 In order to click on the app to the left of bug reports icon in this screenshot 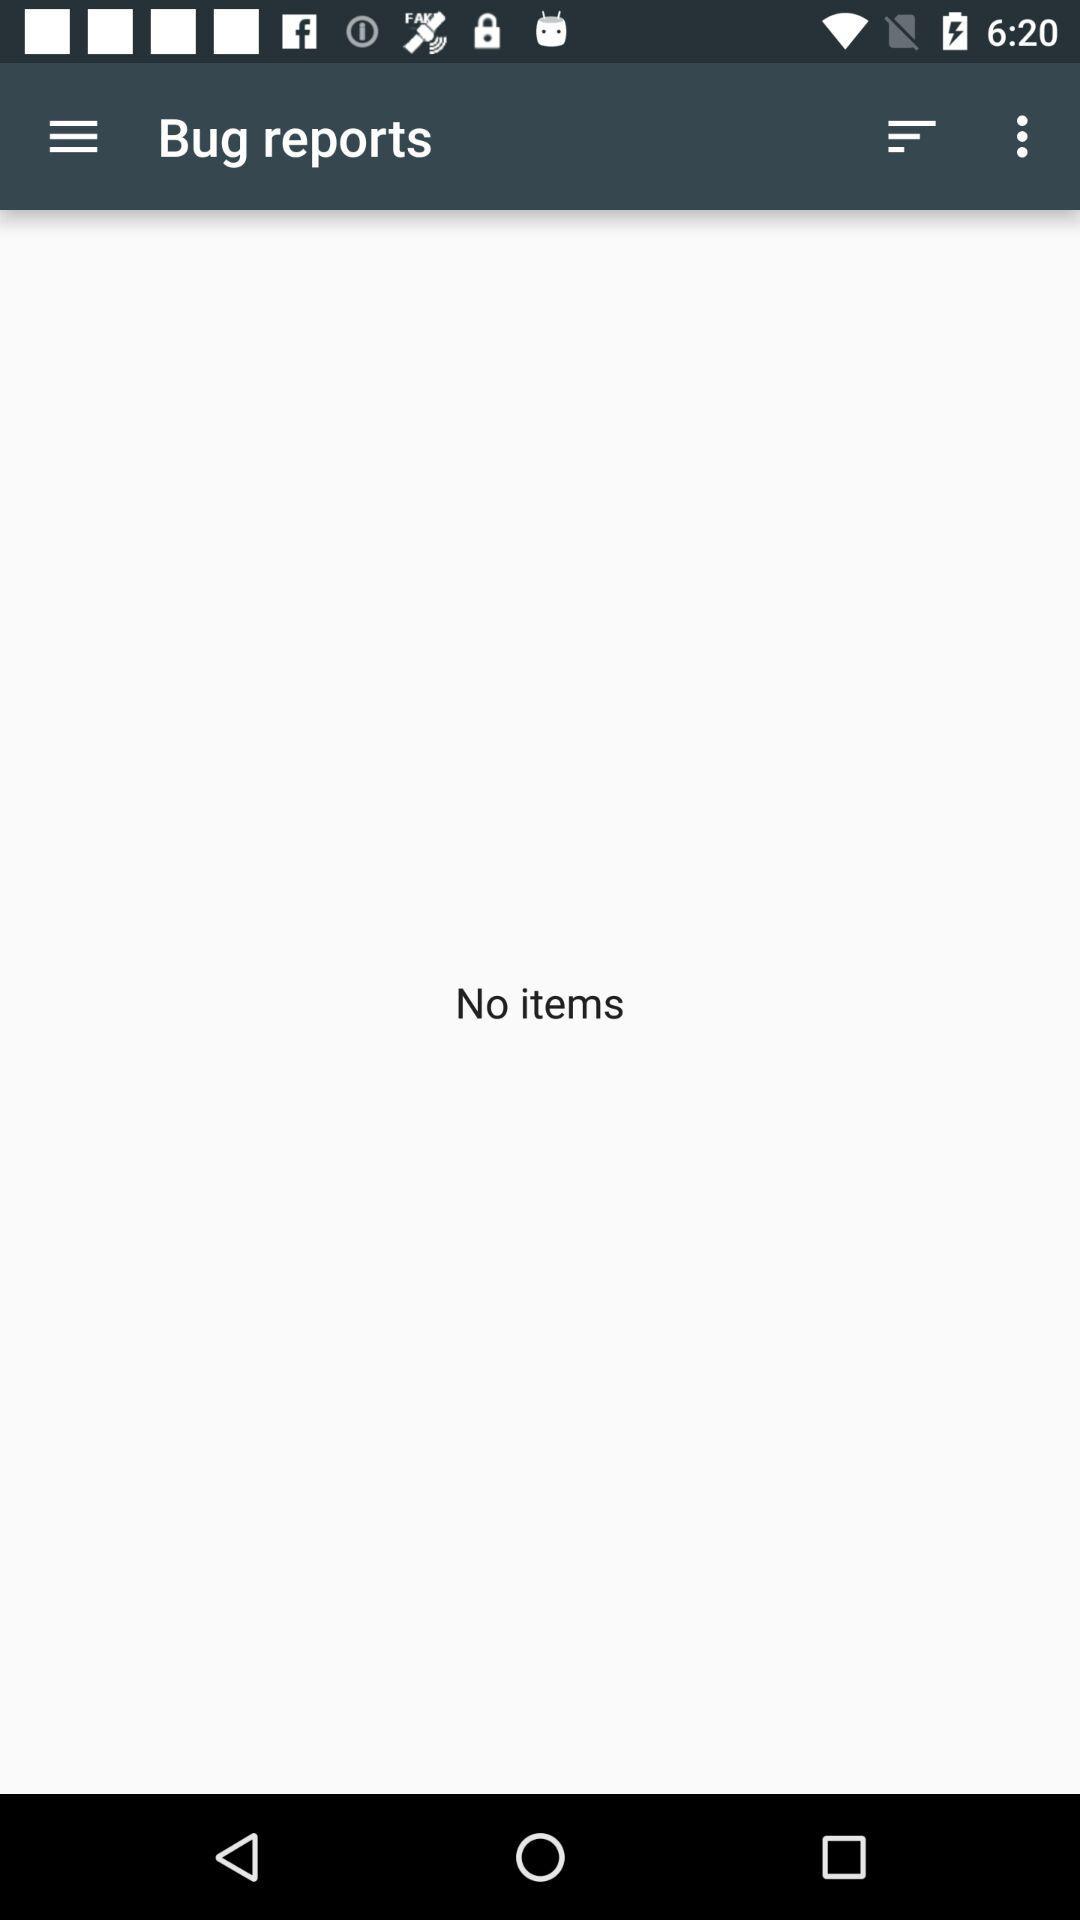, I will do `click(72, 135)`.